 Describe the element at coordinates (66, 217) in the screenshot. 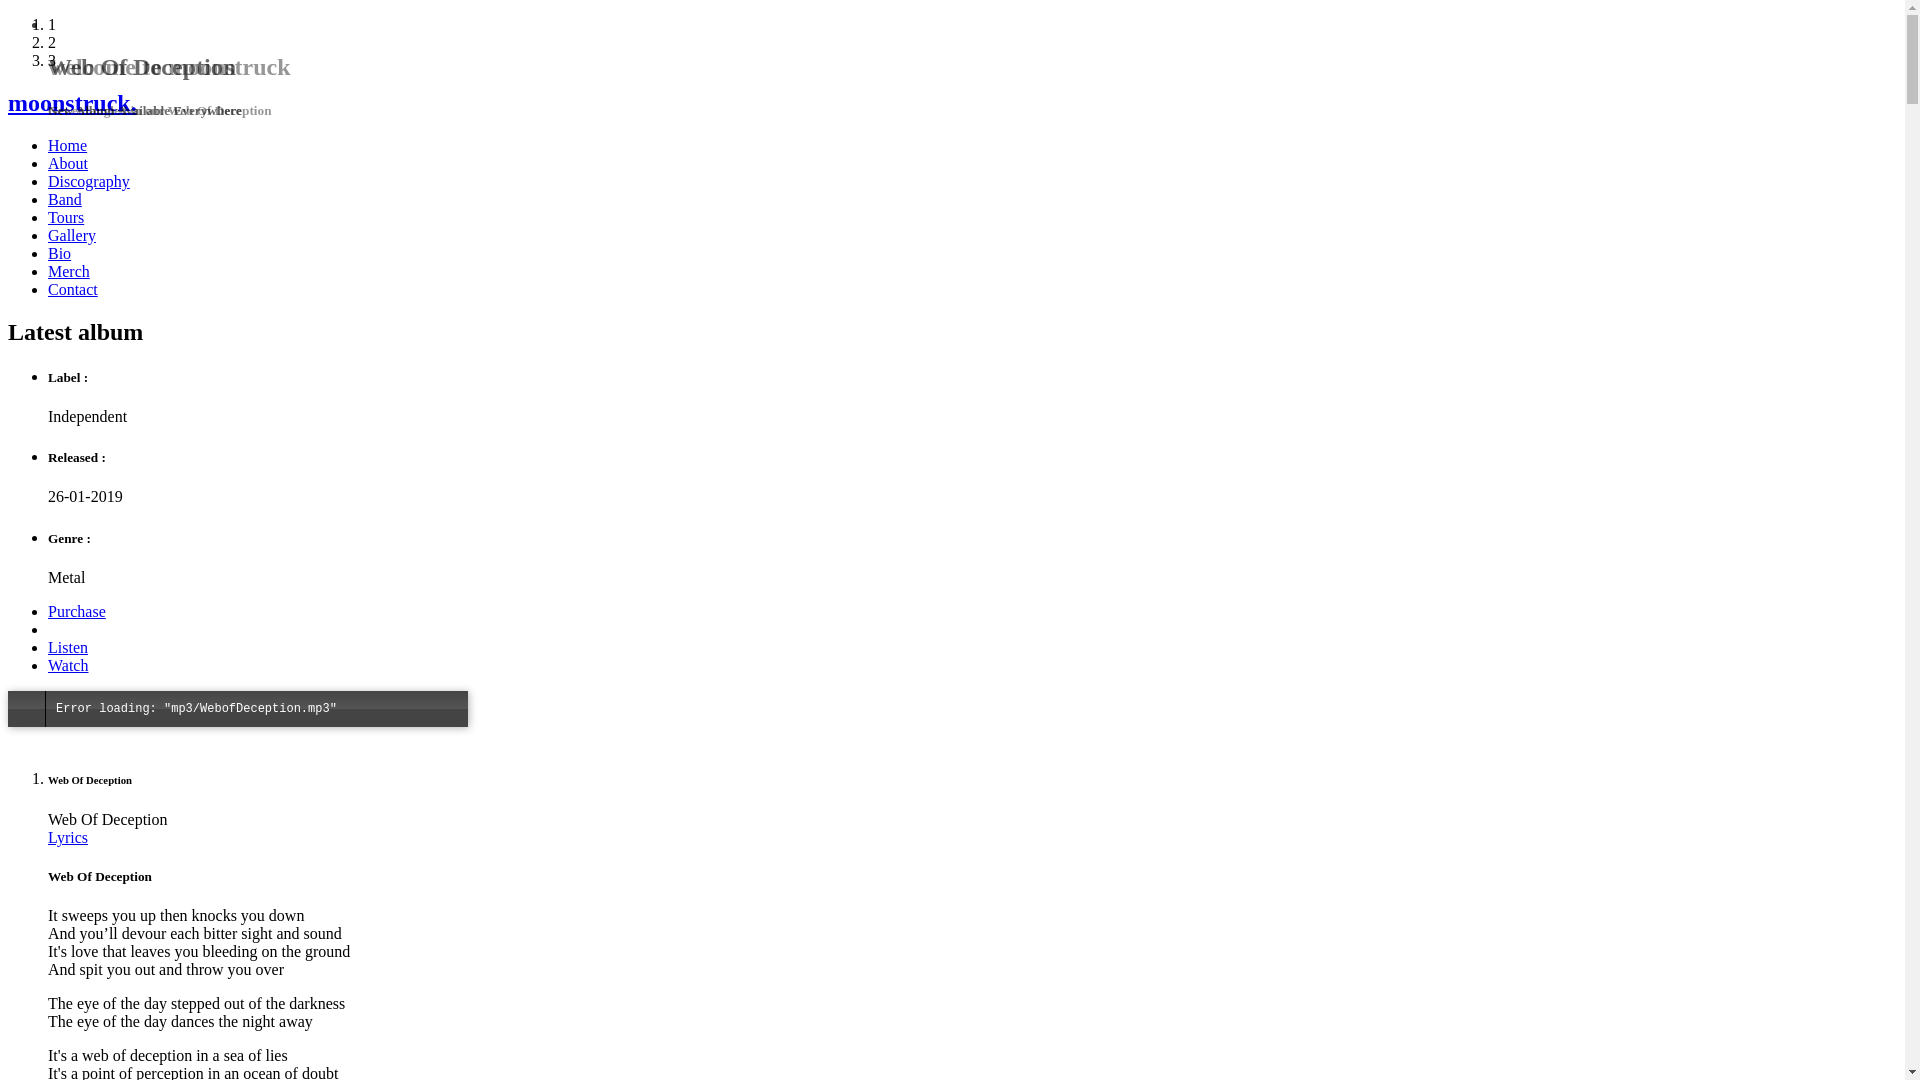

I see `'Tours'` at that location.